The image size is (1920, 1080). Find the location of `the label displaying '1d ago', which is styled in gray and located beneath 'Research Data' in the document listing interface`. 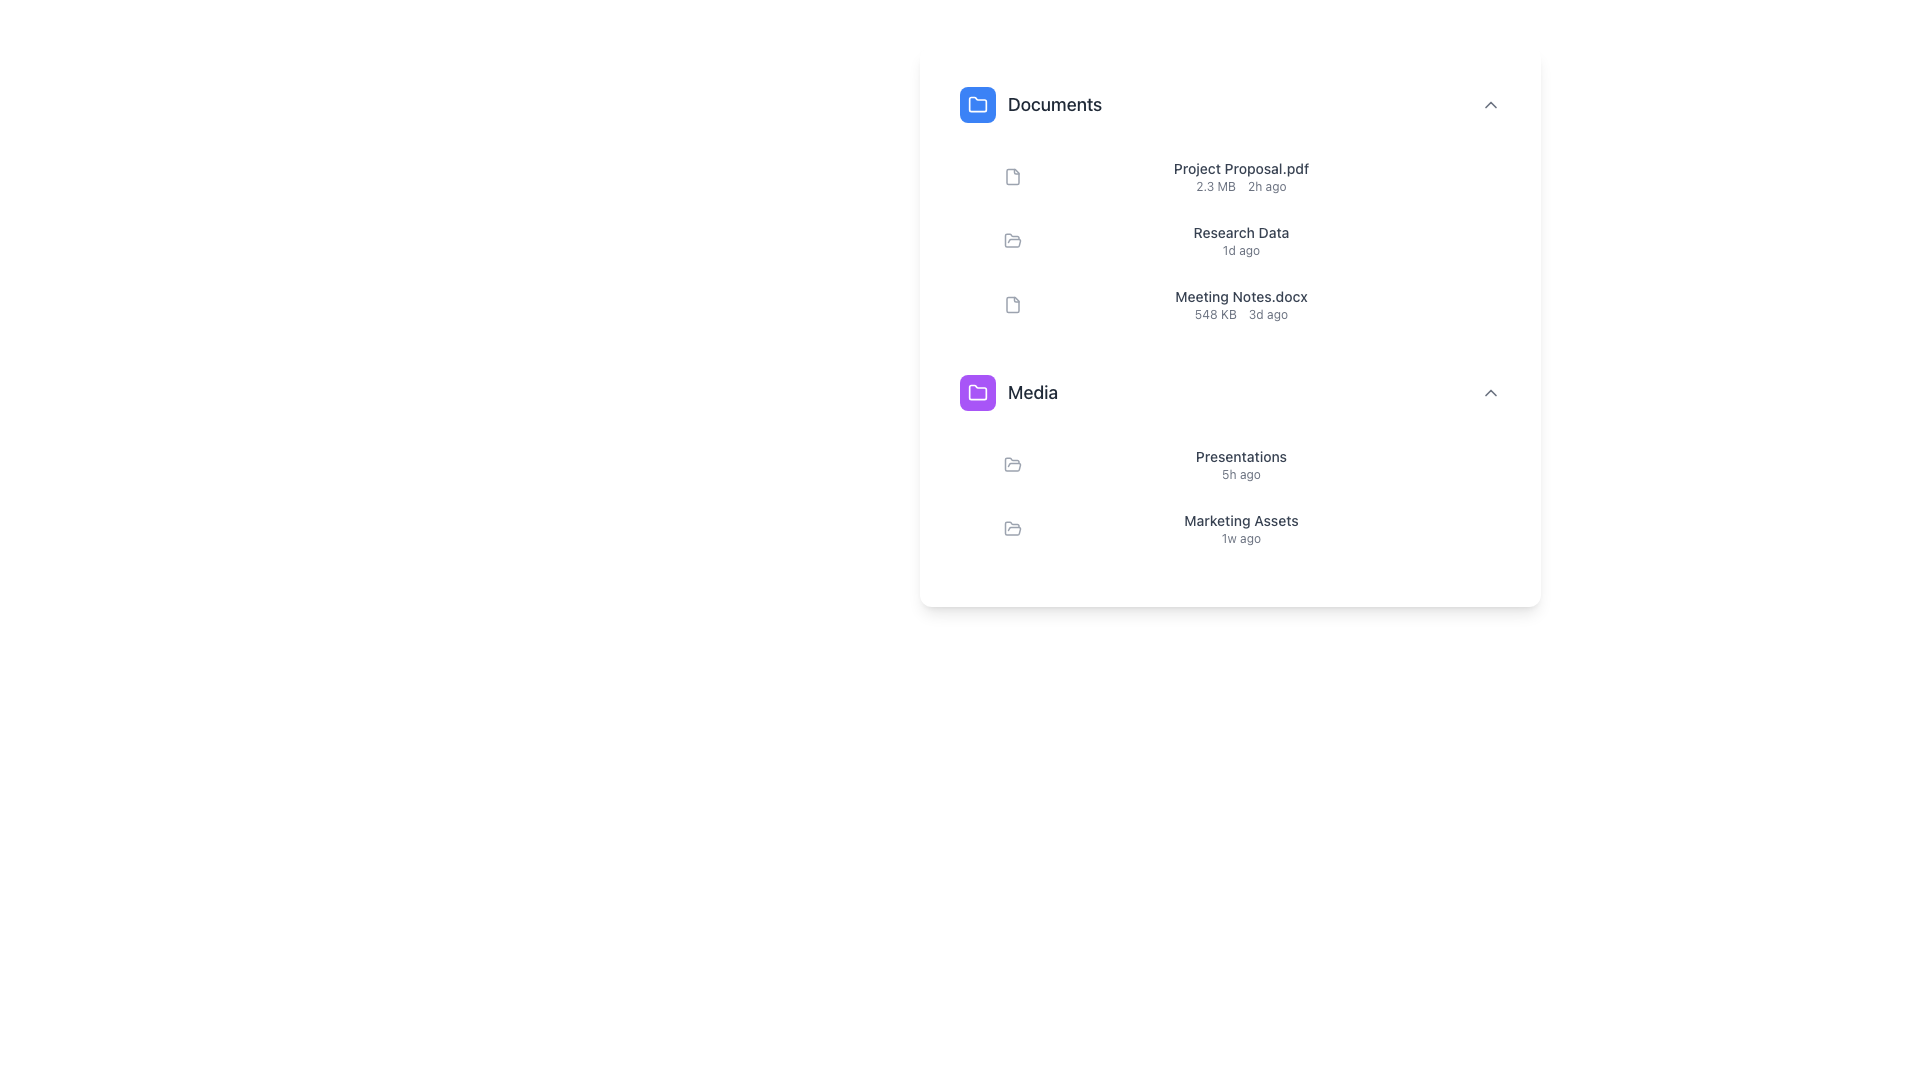

the label displaying '1d ago', which is styled in gray and located beneath 'Research Data' in the document listing interface is located at coordinates (1240, 249).